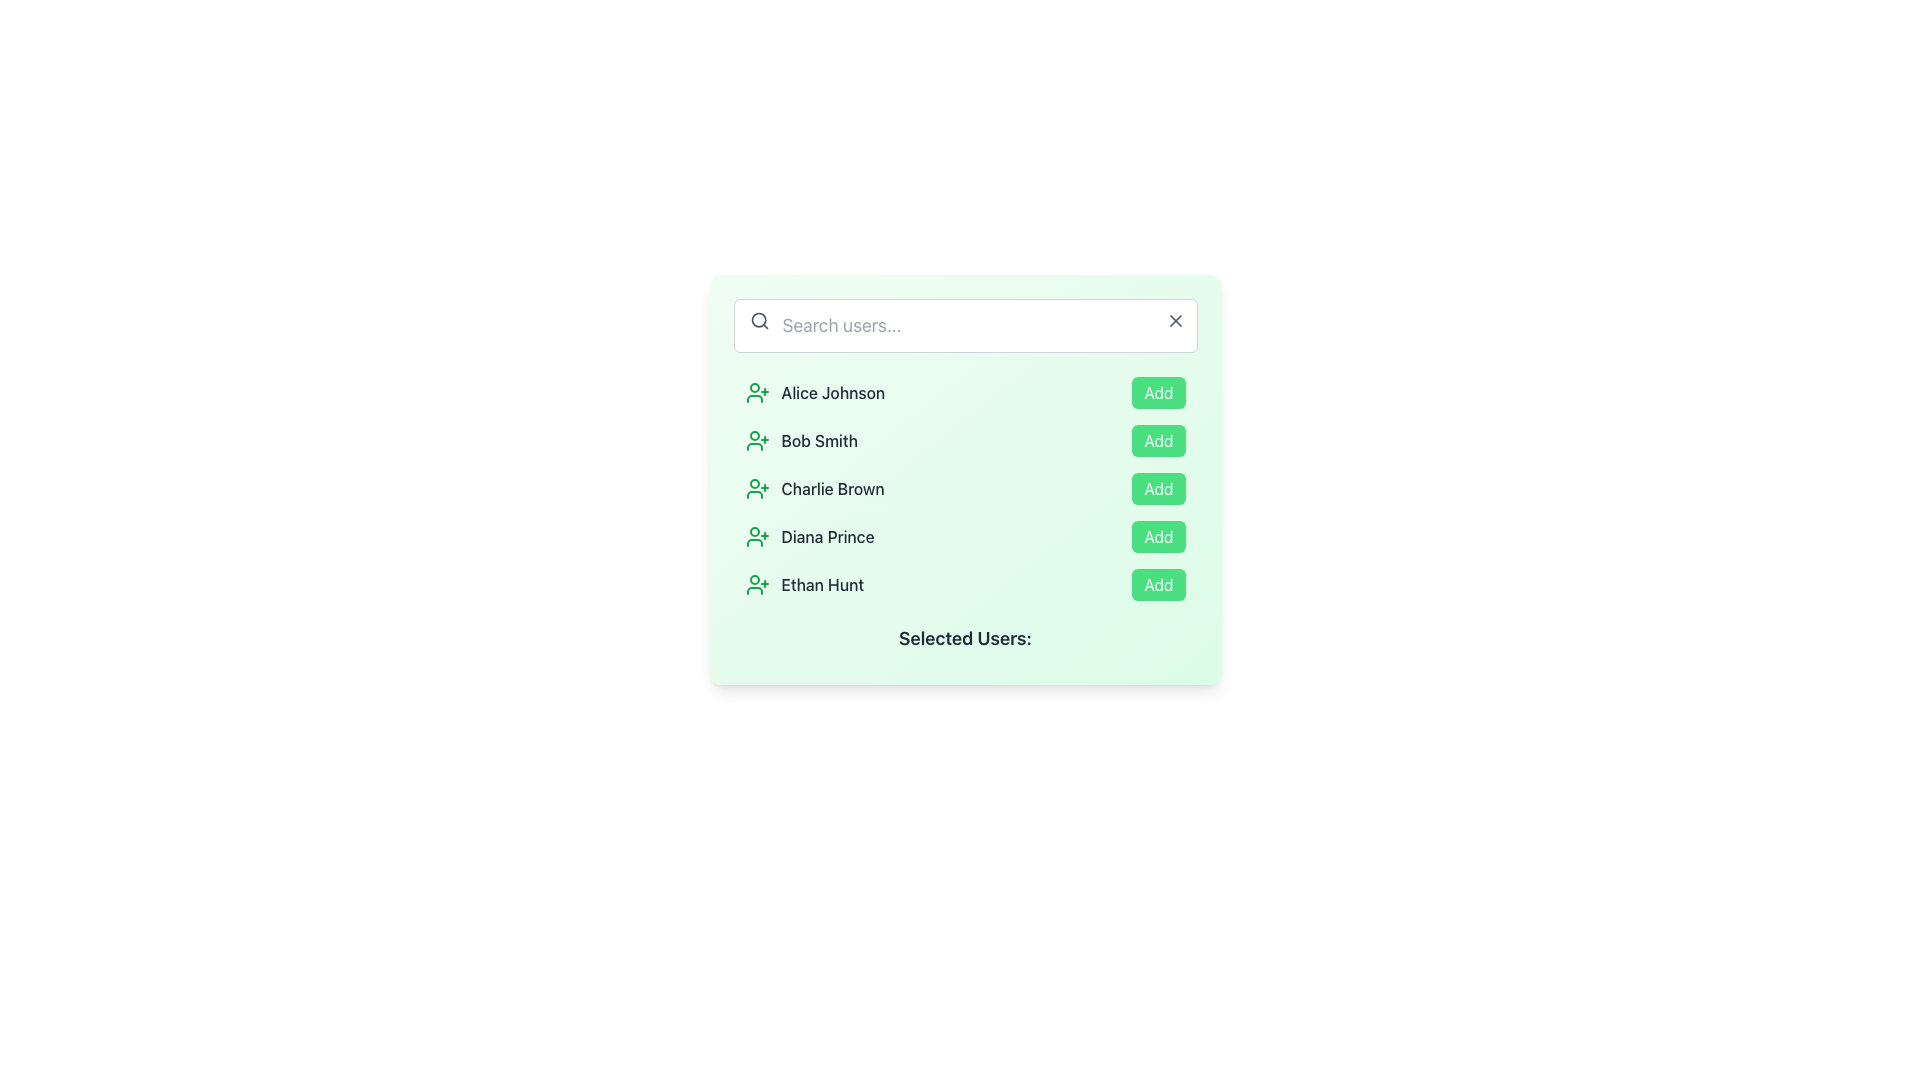  Describe the element at coordinates (965, 393) in the screenshot. I see `the first row of the user list containing 'Alice Johnson' for keyboard interaction` at that location.